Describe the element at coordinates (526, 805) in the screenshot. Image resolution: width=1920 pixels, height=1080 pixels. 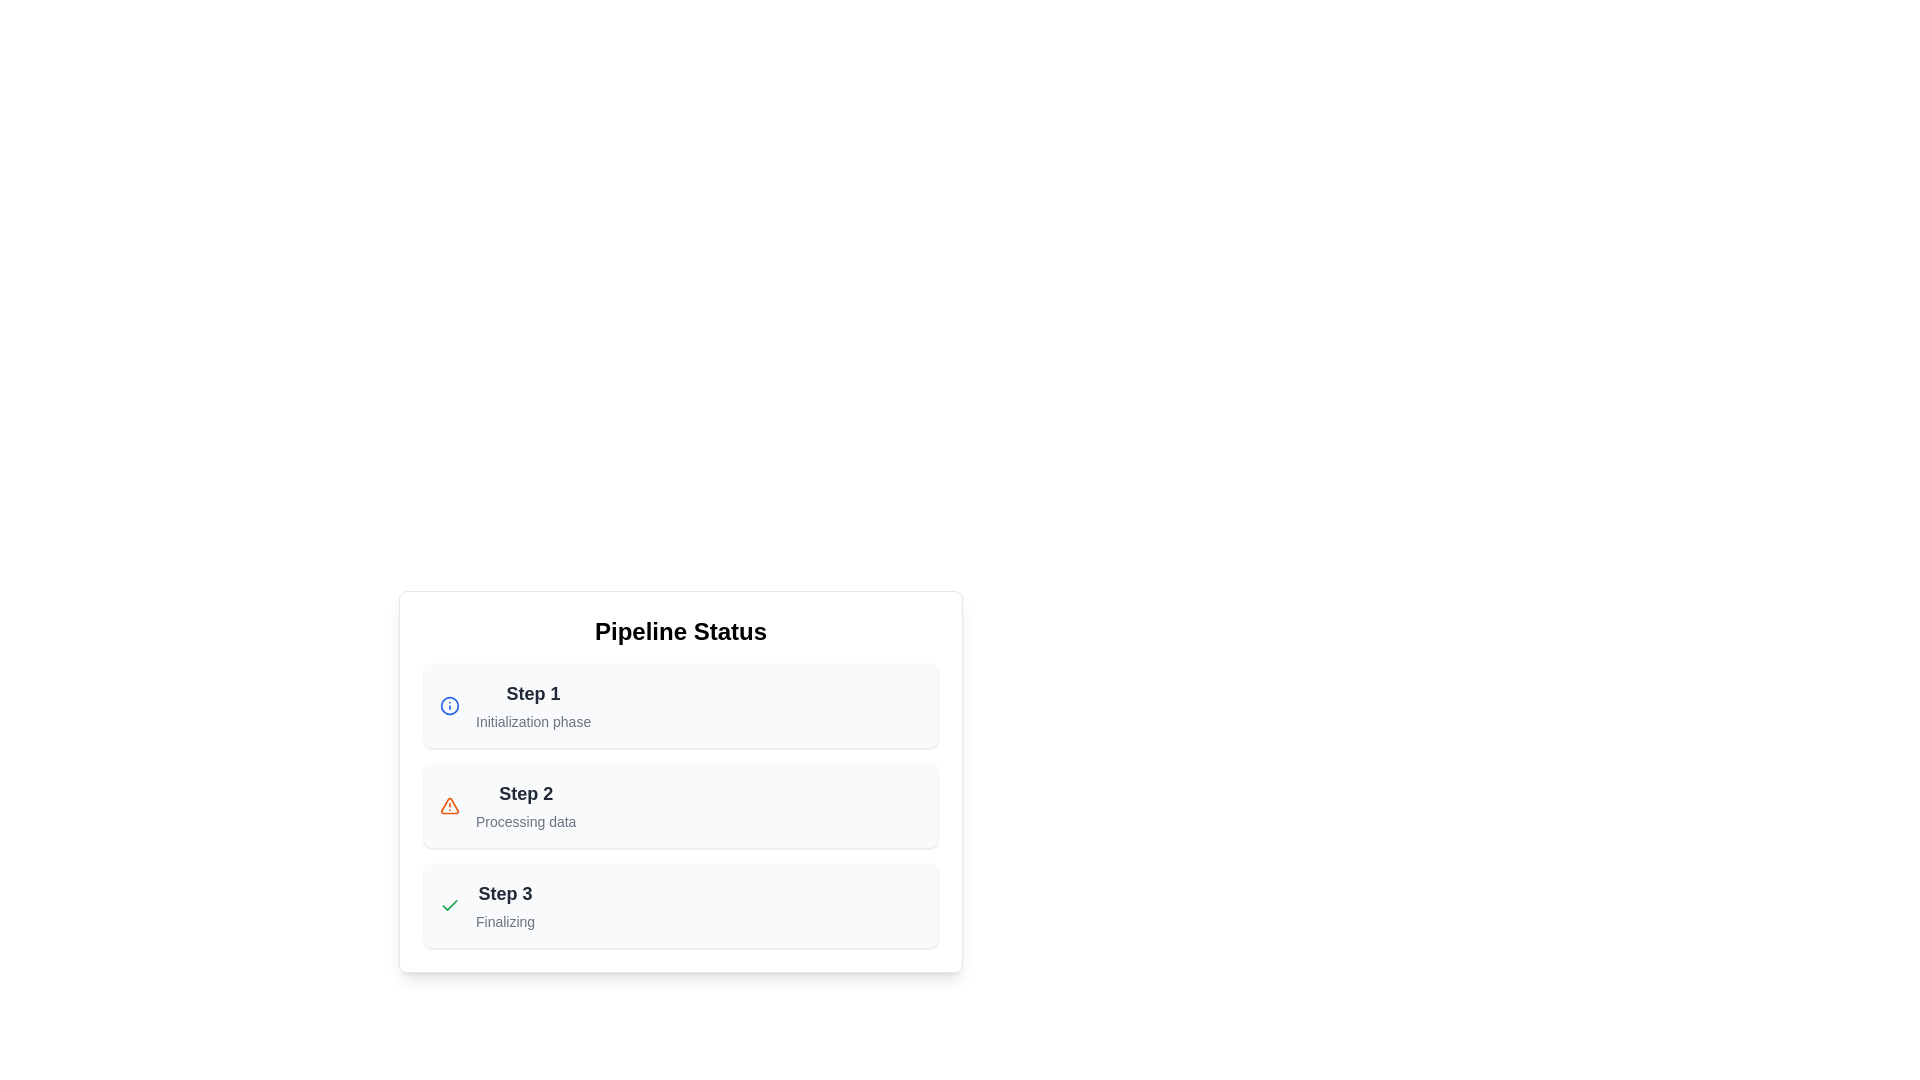
I see `the 'Step 2' text label, which indicates the current status in the multi-step process visualization, positioned between 'Step 1: Initialization phase' above and 'Step 3: Finalizing' below` at that location.